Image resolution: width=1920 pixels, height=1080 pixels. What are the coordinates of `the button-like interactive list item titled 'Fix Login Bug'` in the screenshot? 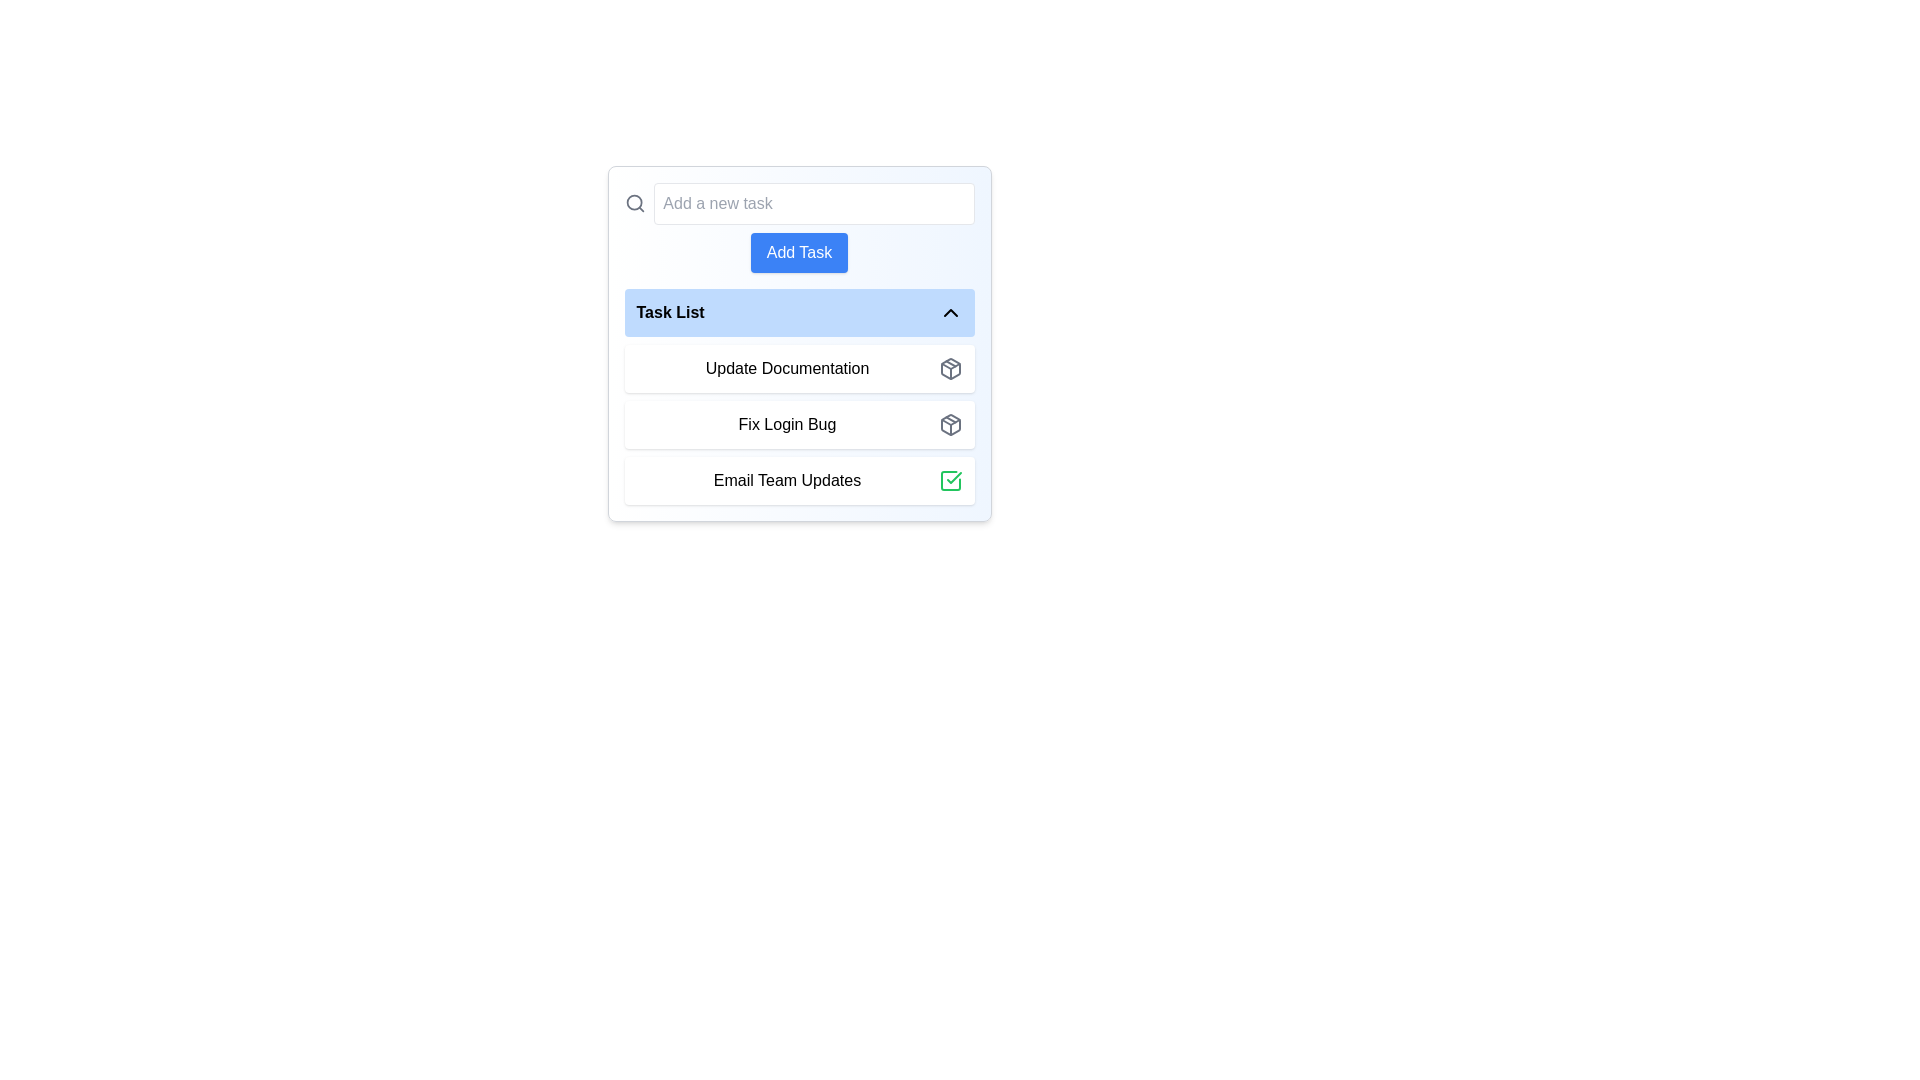 It's located at (798, 423).